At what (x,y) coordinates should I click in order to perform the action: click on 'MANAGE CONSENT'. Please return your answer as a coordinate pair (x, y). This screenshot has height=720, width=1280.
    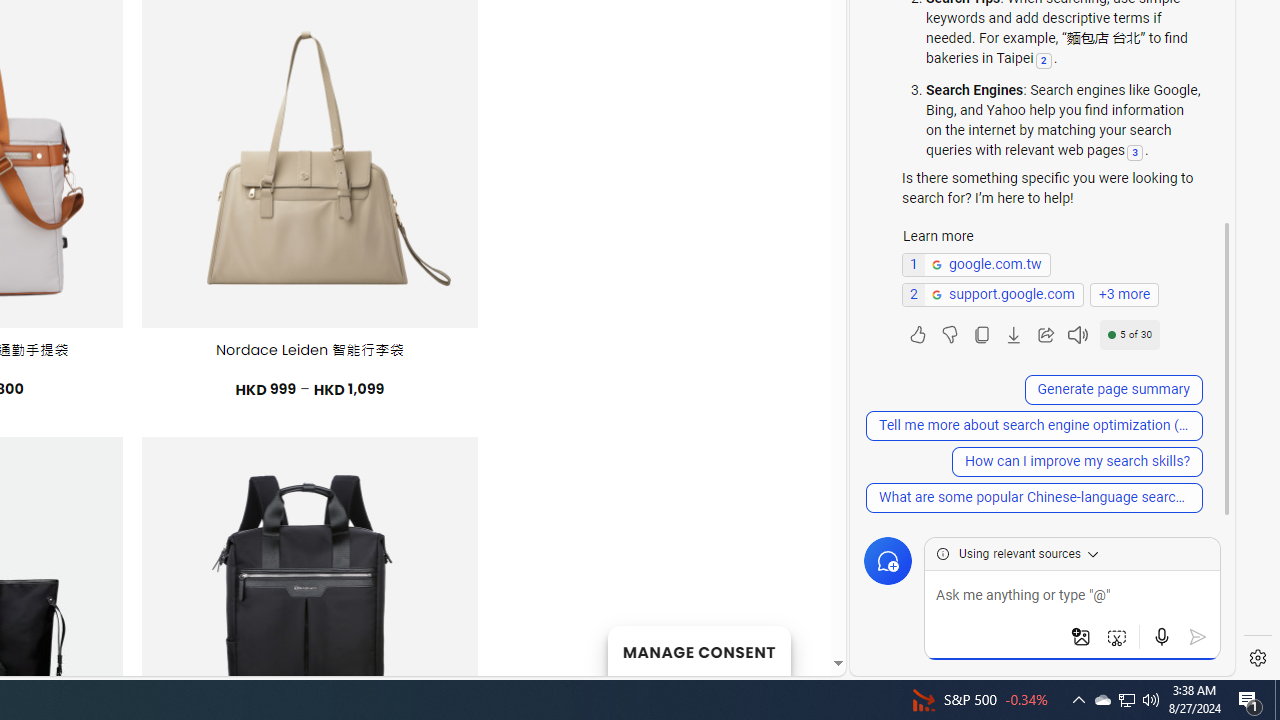
    Looking at the image, I should click on (698, 650).